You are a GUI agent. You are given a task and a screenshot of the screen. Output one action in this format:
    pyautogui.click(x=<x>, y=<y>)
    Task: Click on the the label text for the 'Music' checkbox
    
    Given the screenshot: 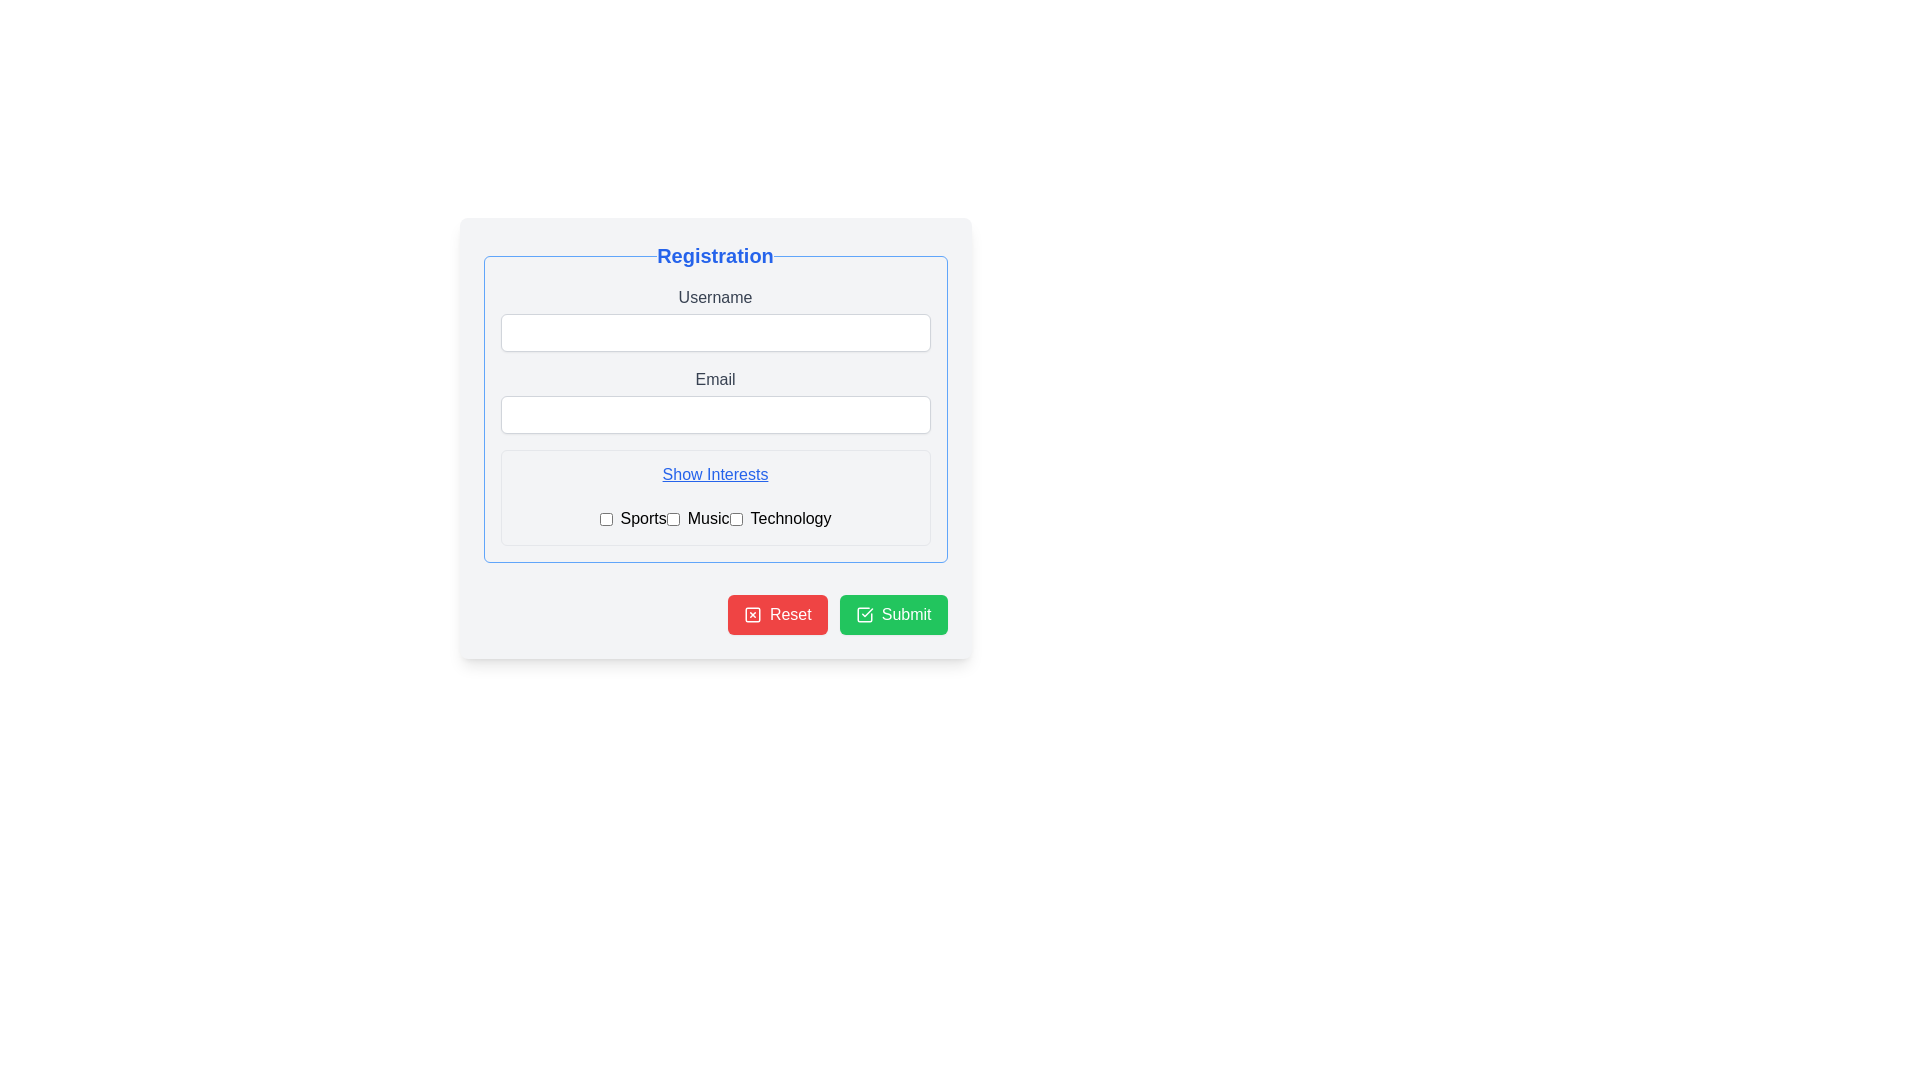 What is the action you would take?
    pyautogui.click(x=697, y=518)
    